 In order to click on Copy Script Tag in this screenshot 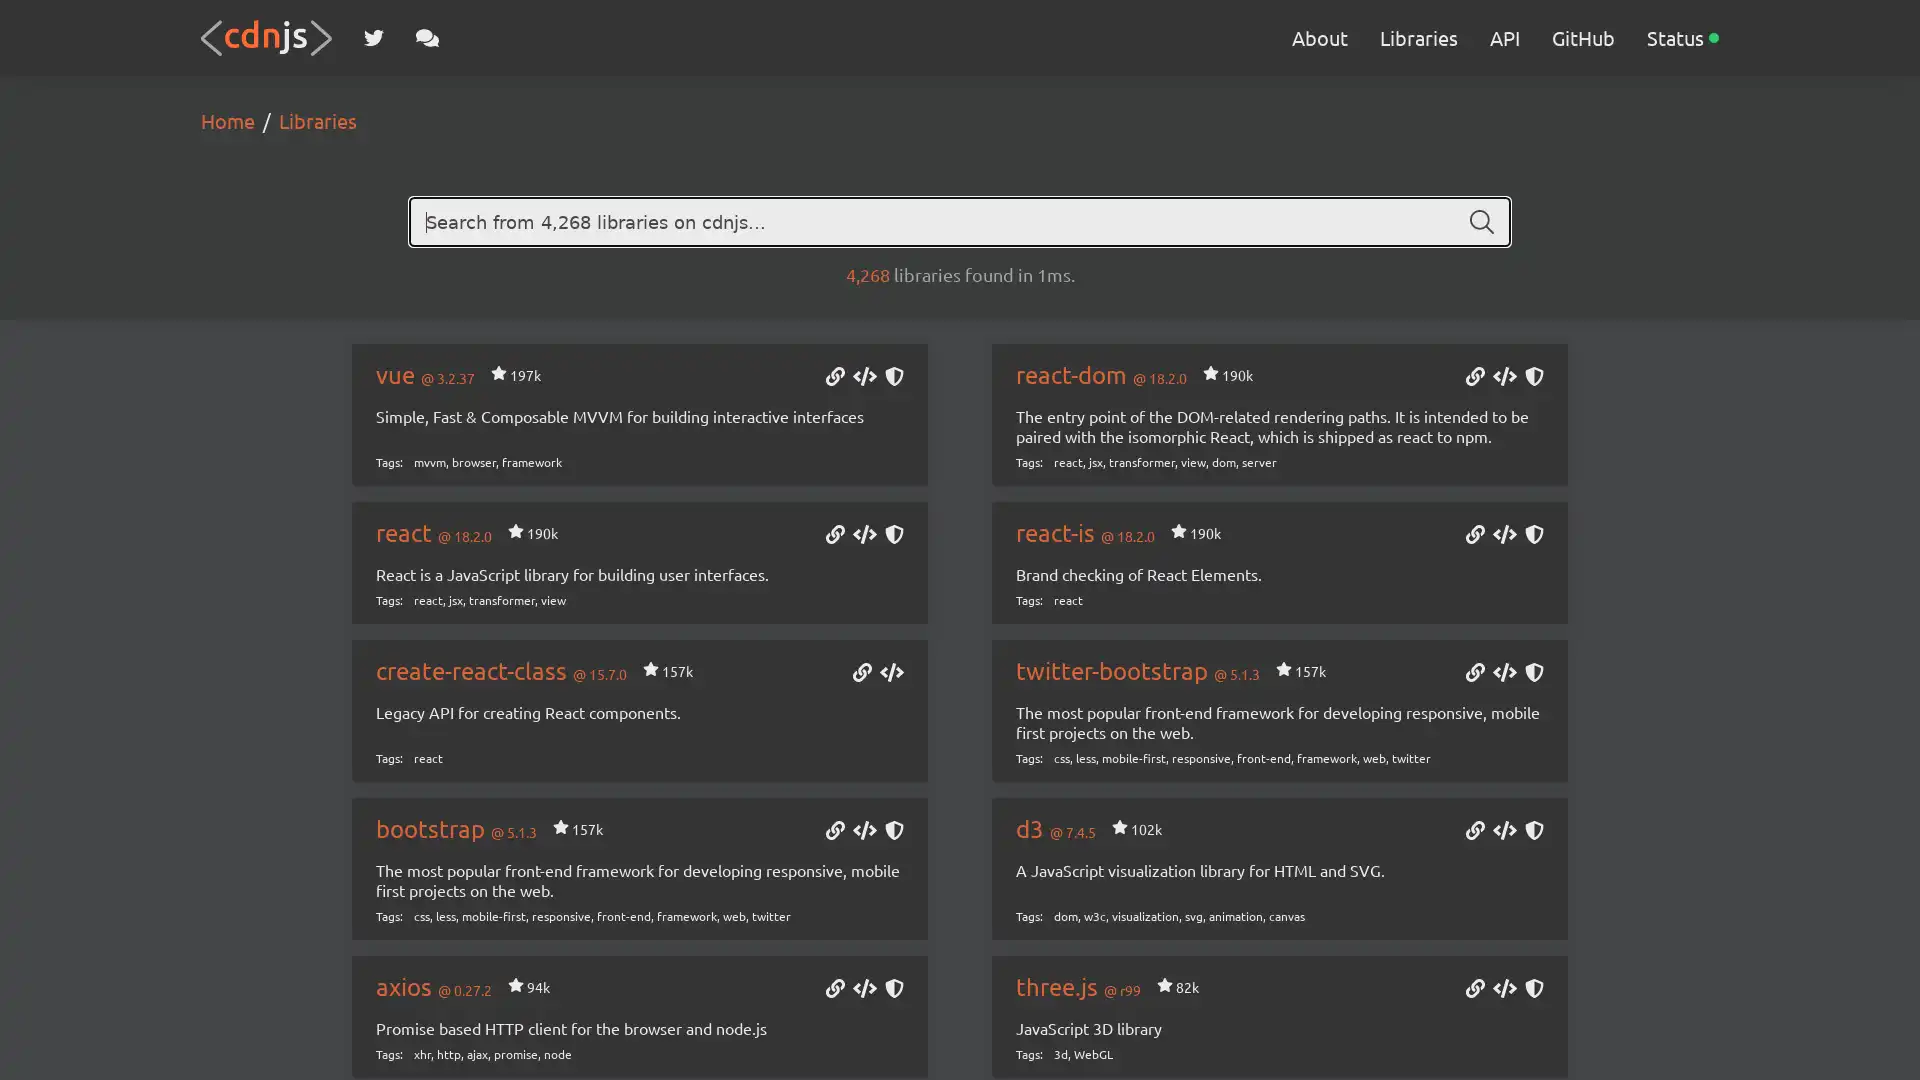, I will do `click(864, 990)`.